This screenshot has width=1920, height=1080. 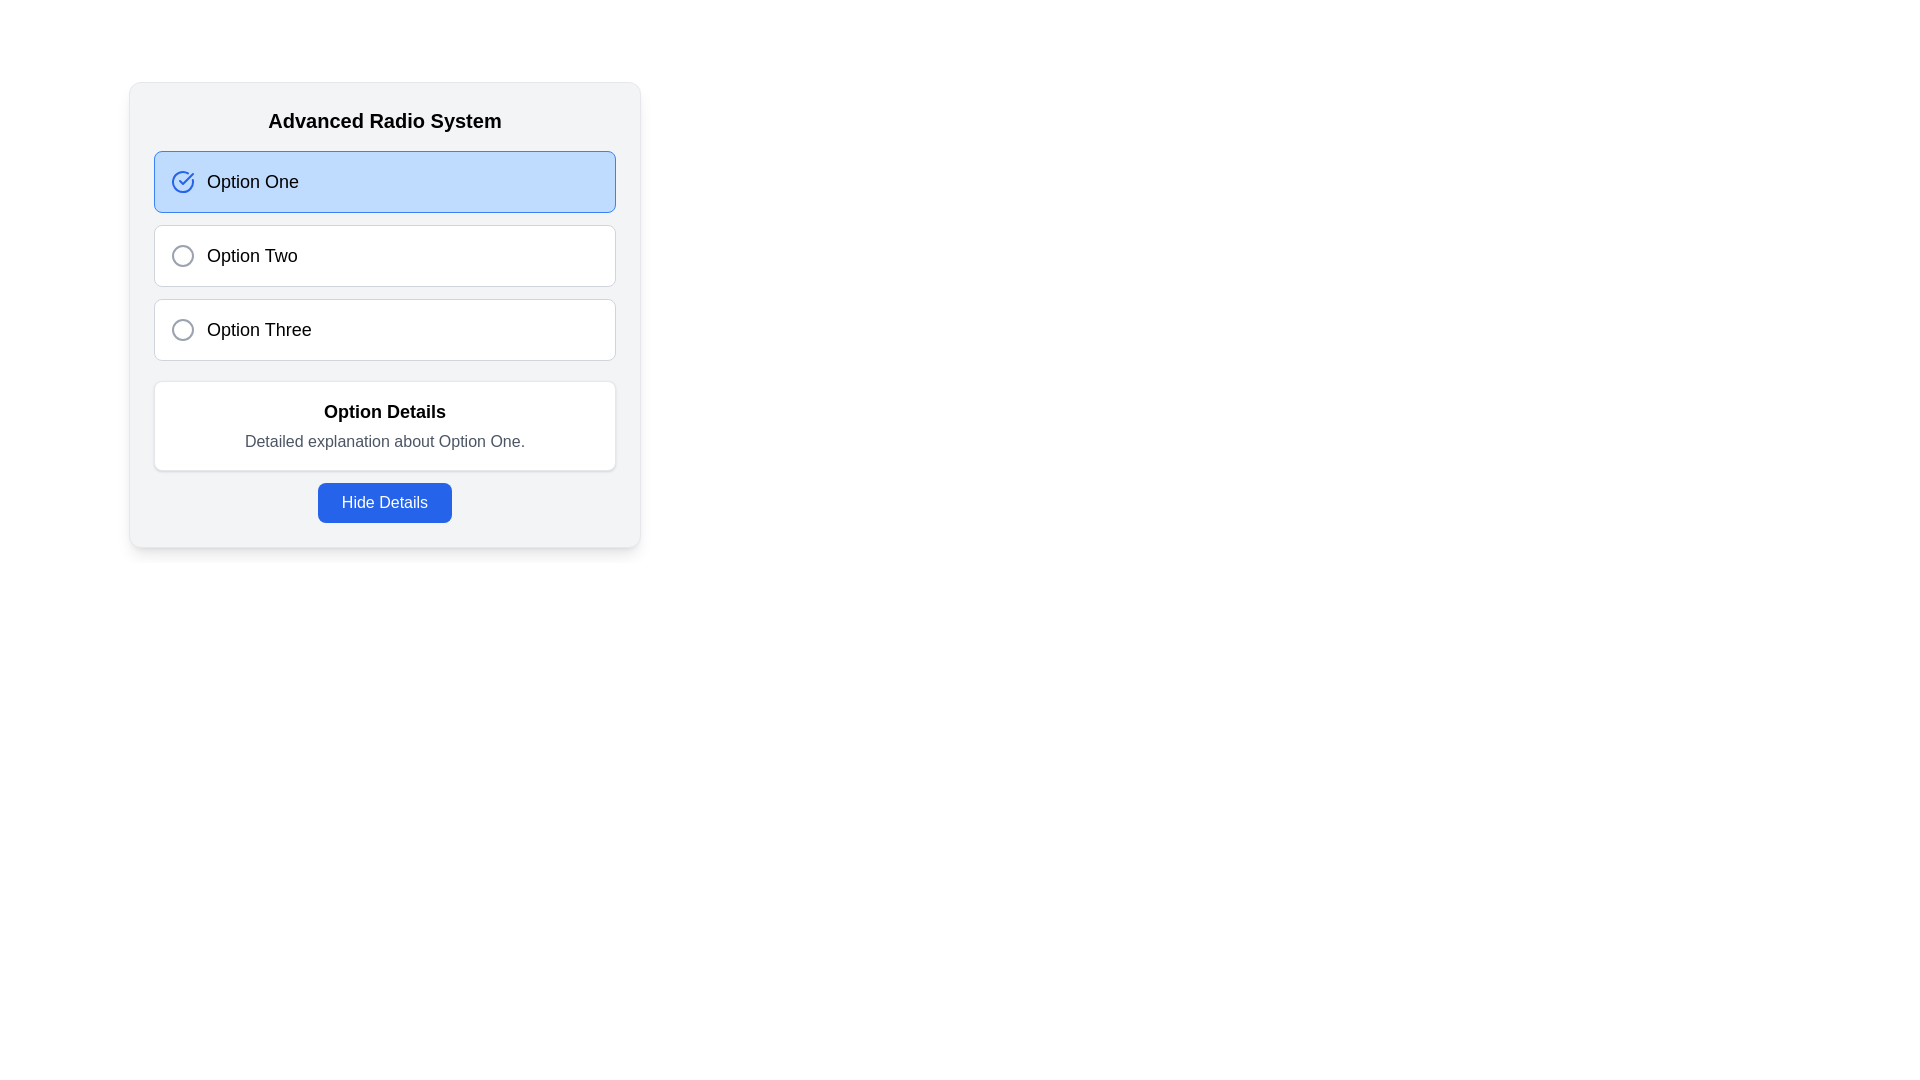 What do you see at coordinates (182, 254) in the screenshot?
I see `the unselected SVG graphical icon of the radio button component for 'Option Two' located in the second row` at bounding box center [182, 254].